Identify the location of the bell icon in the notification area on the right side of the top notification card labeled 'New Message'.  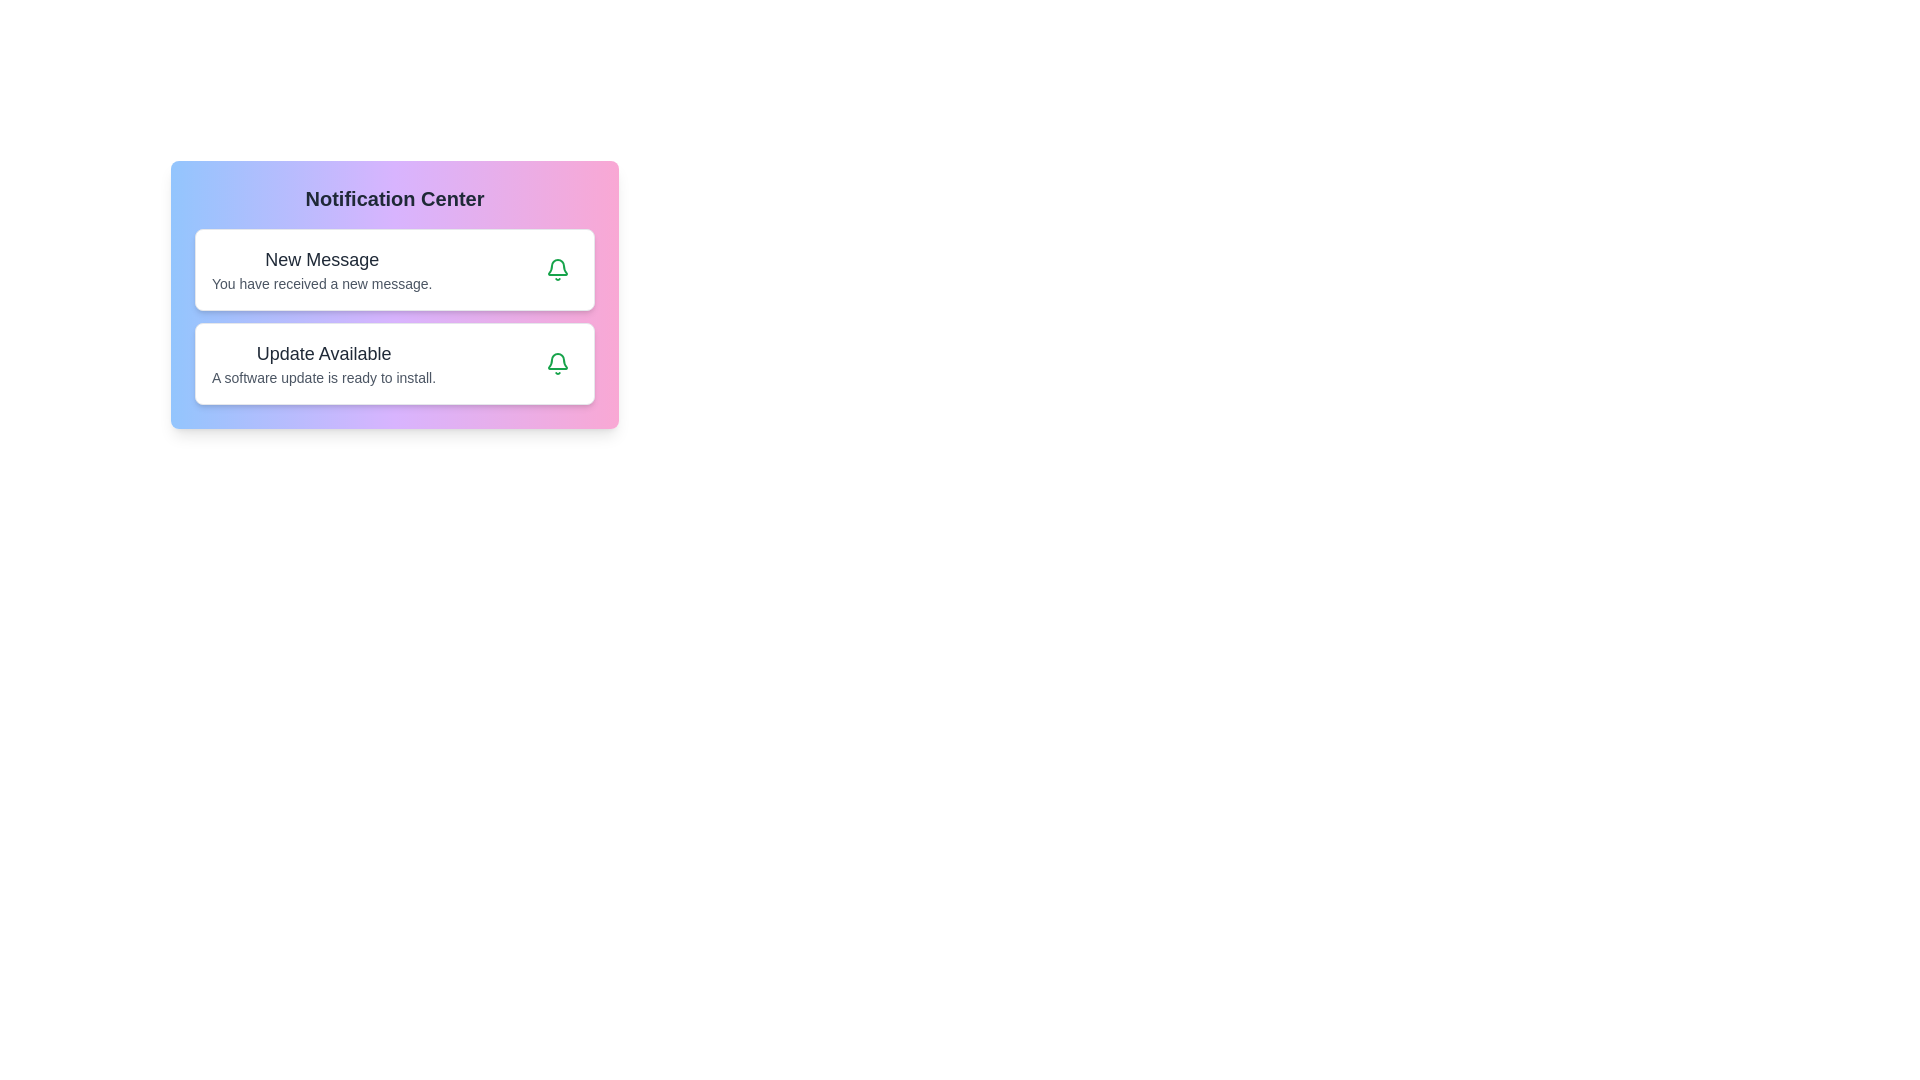
(557, 363).